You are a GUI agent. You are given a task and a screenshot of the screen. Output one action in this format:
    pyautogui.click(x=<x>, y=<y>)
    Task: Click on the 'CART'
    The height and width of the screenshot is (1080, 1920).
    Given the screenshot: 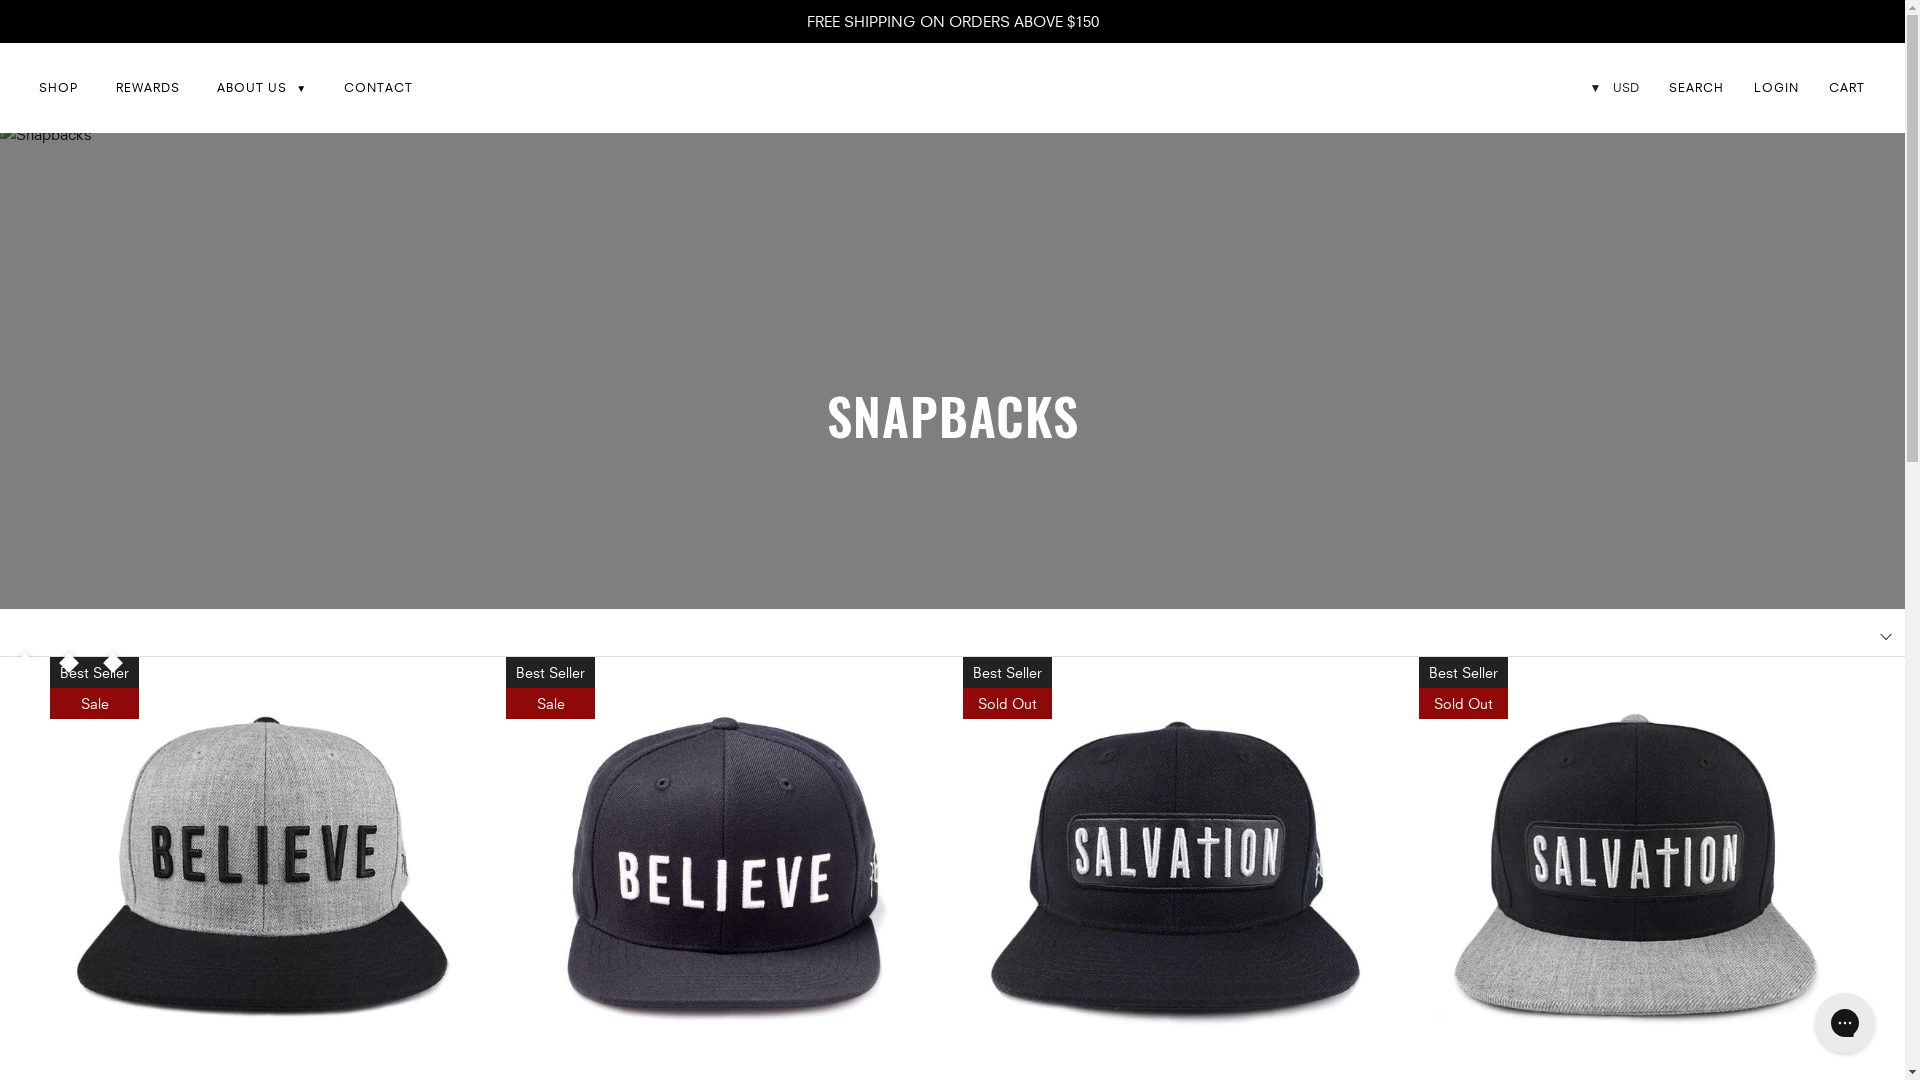 What is the action you would take?
    pyautogui.click(x=1828, y=86)
    